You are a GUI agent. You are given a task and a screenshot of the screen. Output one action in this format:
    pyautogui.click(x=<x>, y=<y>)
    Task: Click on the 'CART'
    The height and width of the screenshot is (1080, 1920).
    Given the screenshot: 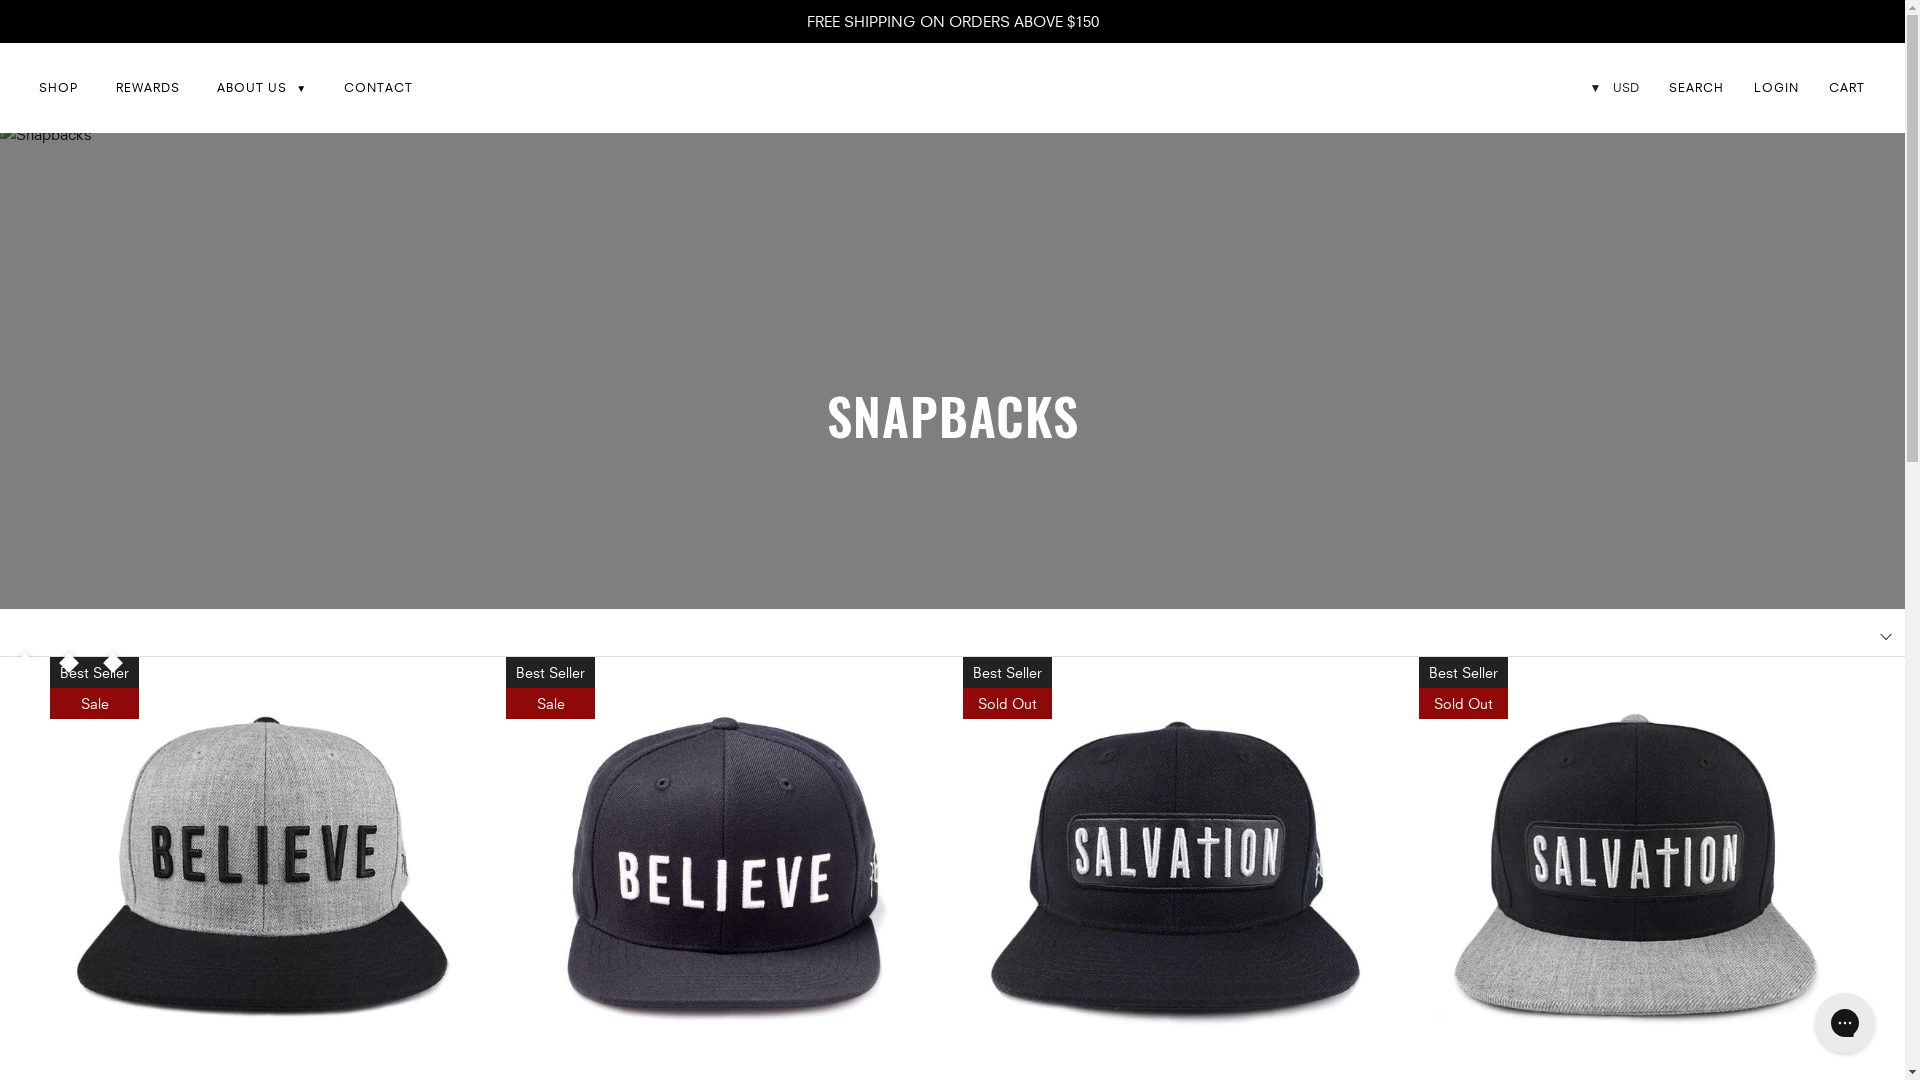 What is the action you would take?
    pyautogui.click(x=1828, y=86)
    